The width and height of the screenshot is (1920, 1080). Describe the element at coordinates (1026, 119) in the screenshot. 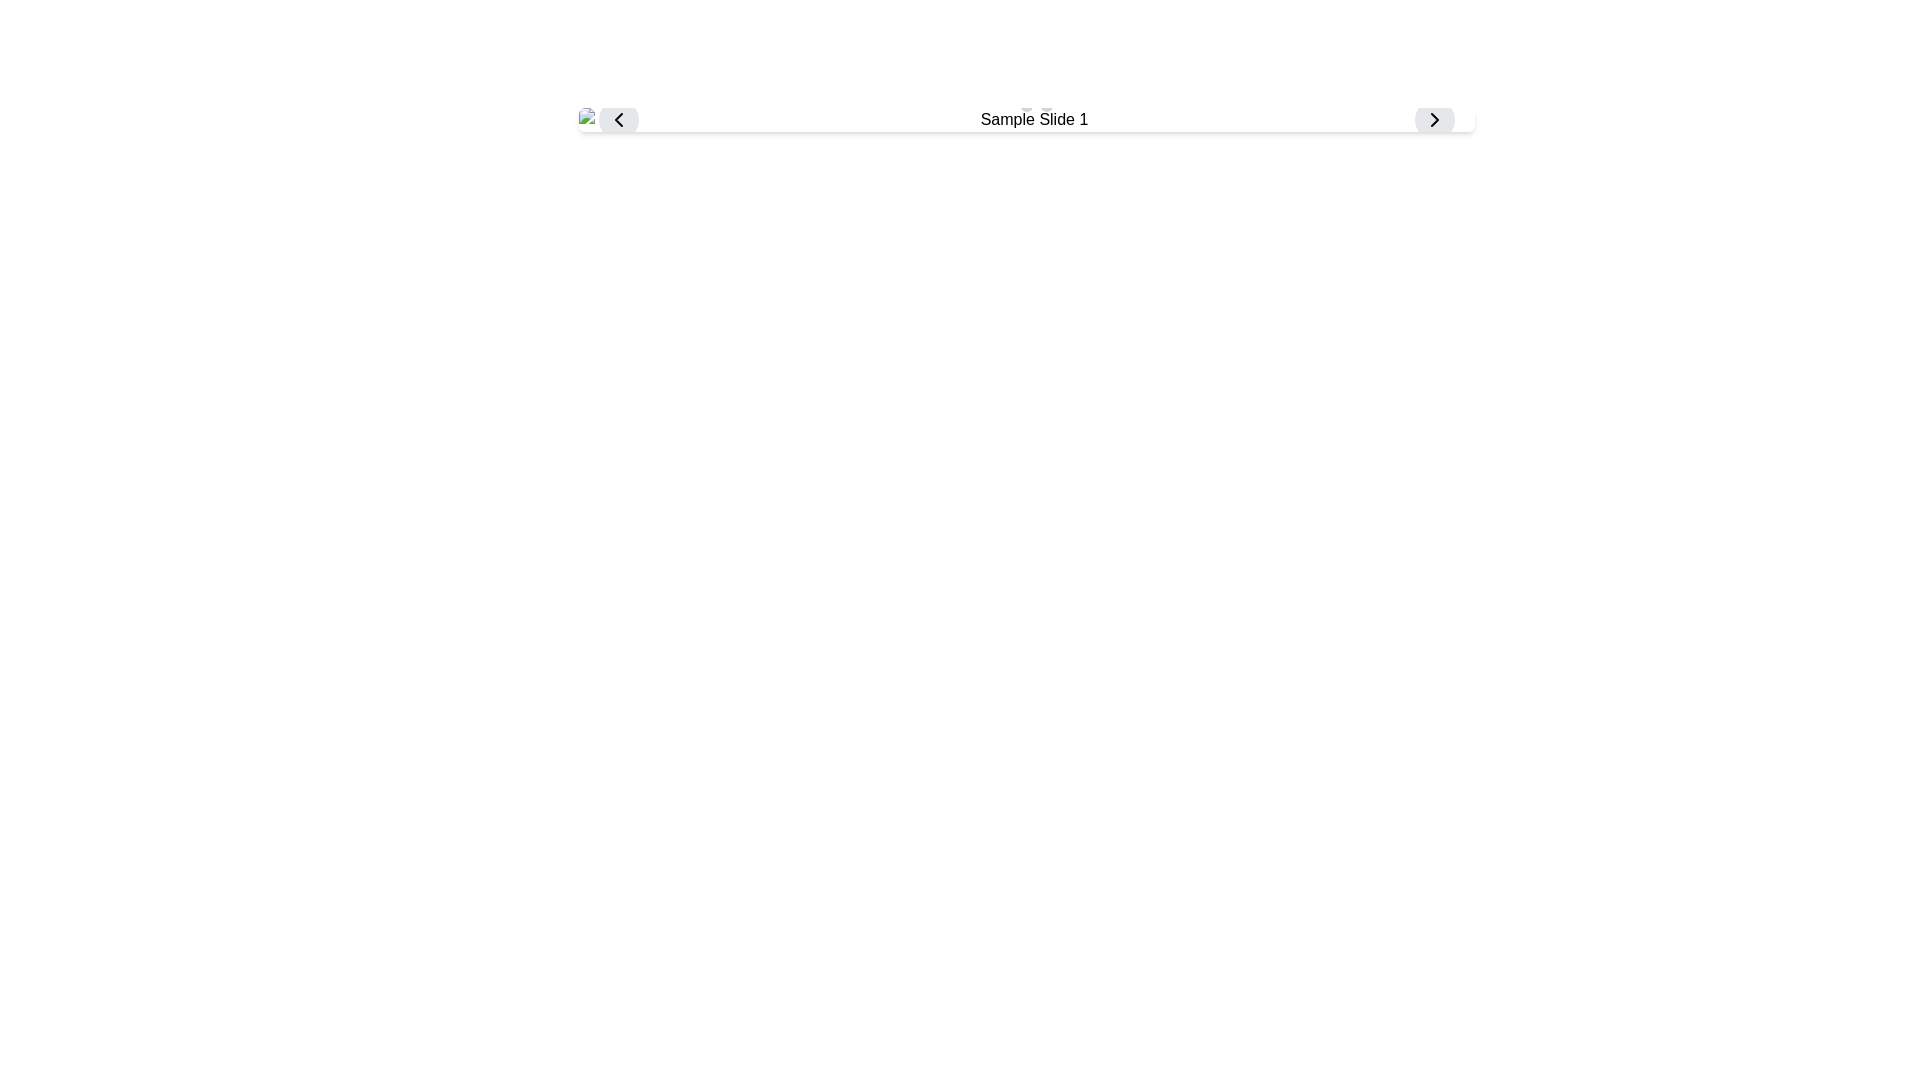

I see `the static text displaying 'Sample Slide 1' which is centrally located between two buttons on a horizontal bar at the top of a white background area` at that location.